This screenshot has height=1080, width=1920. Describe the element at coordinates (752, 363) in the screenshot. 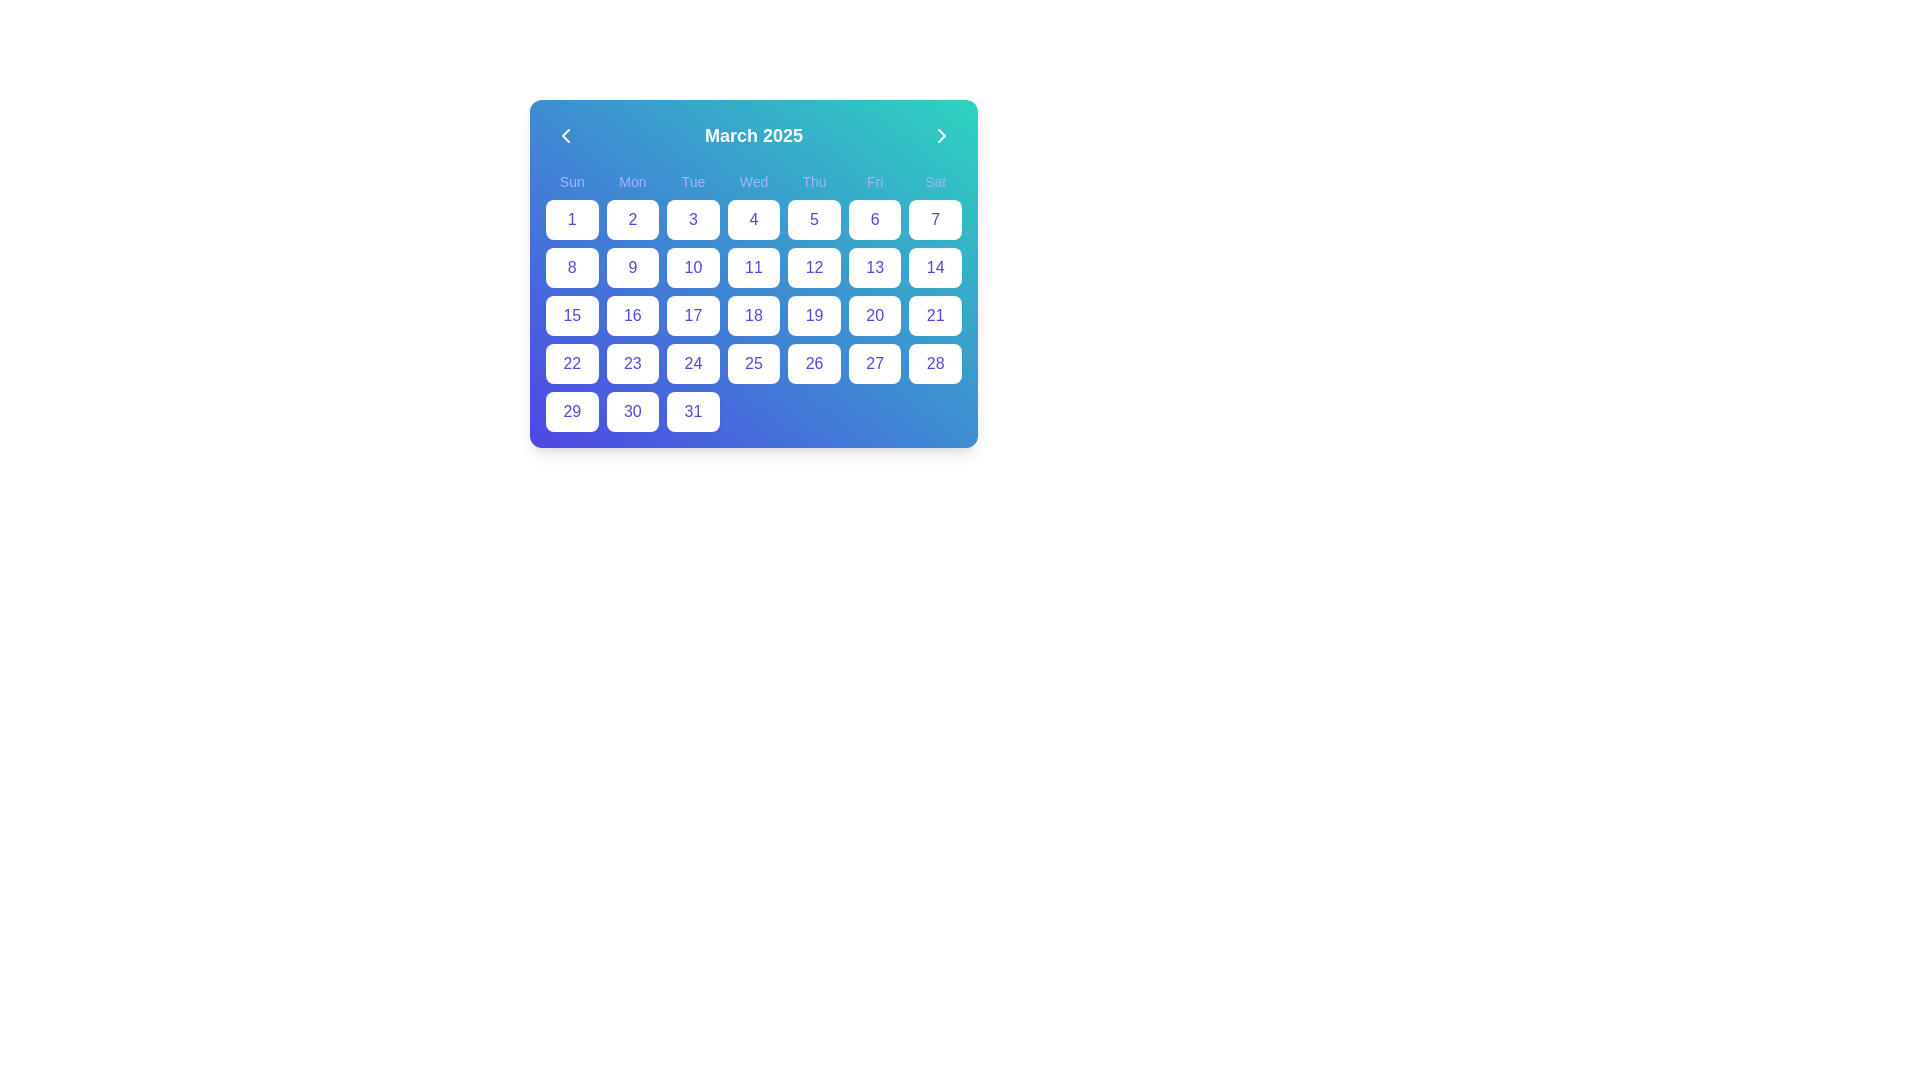

I see `the rounded rectangular button with the number '25' in indigo at its center to apply a ring effect` at that location.